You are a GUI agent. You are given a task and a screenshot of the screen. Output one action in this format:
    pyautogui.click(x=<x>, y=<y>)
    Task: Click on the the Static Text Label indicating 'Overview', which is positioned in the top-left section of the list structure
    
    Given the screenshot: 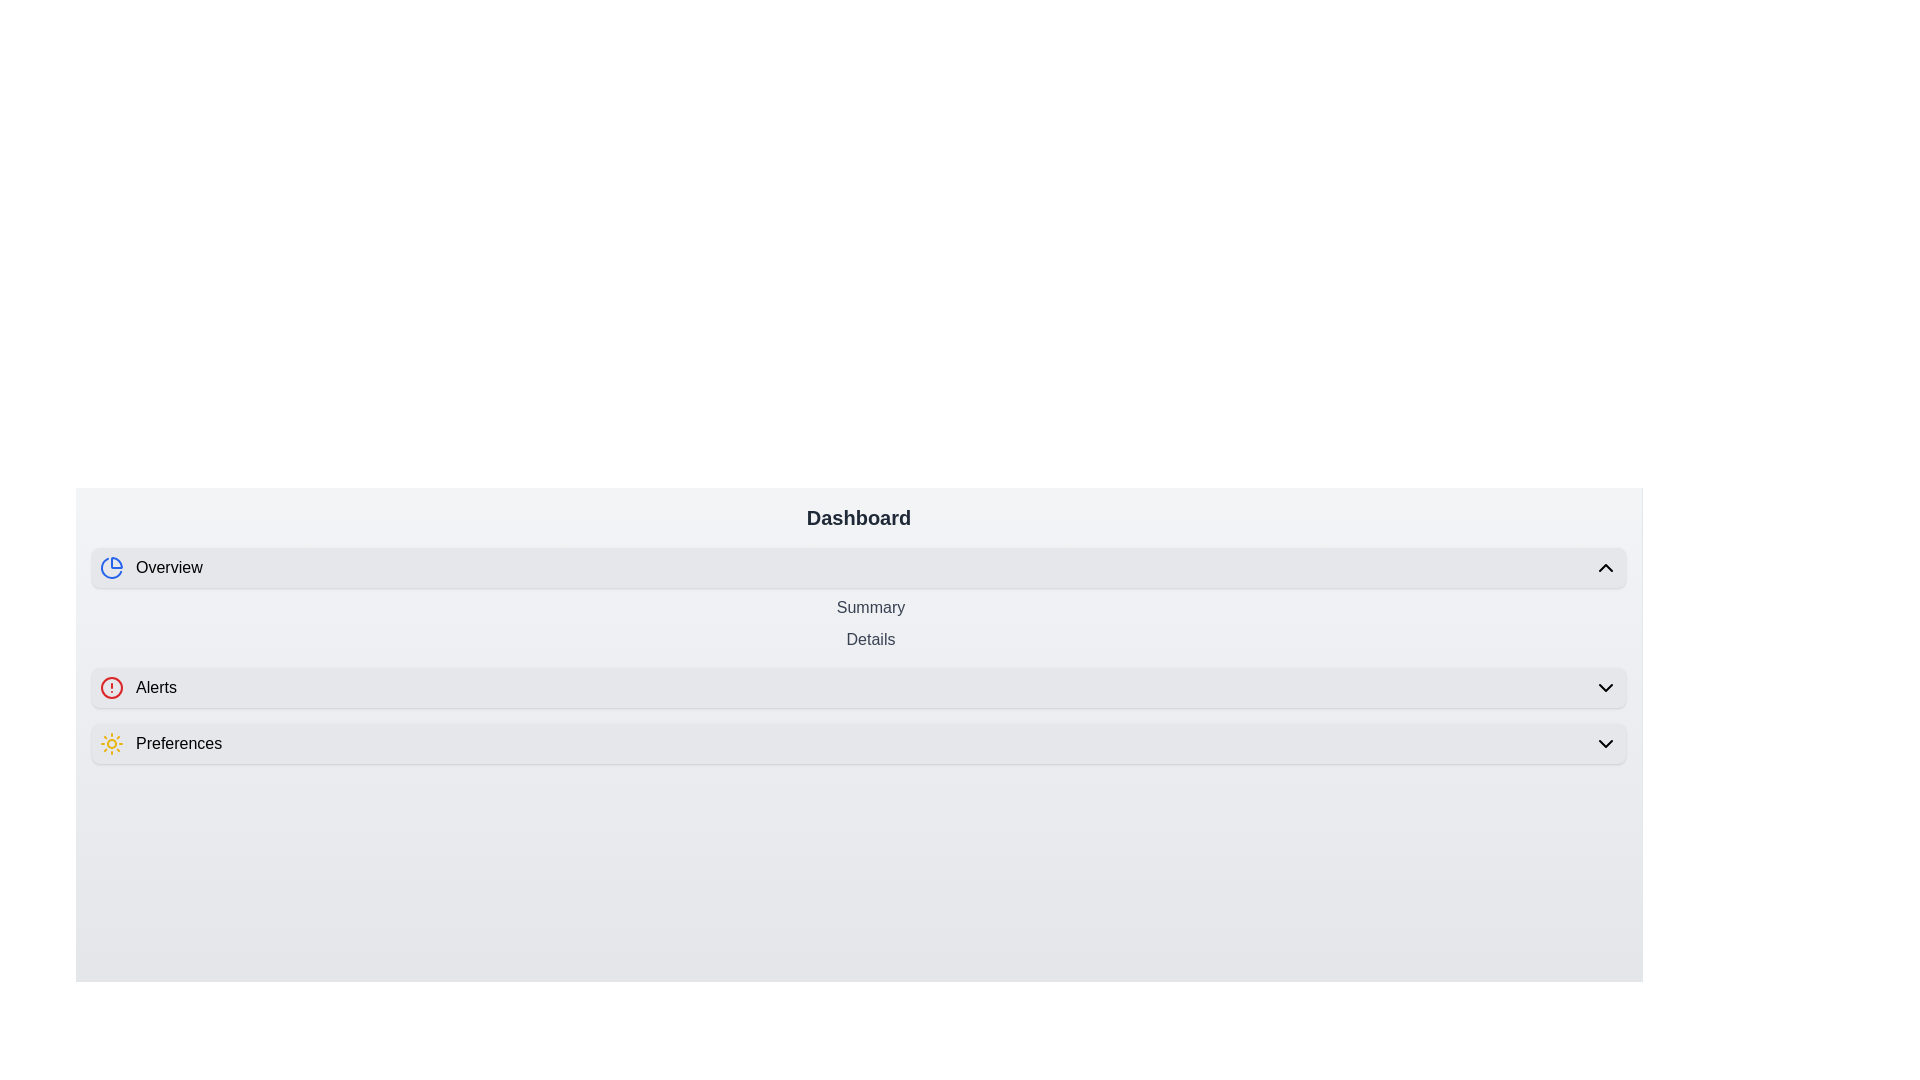 What is the action you would take?
    pyautogui.click(x=169, y=567)
    